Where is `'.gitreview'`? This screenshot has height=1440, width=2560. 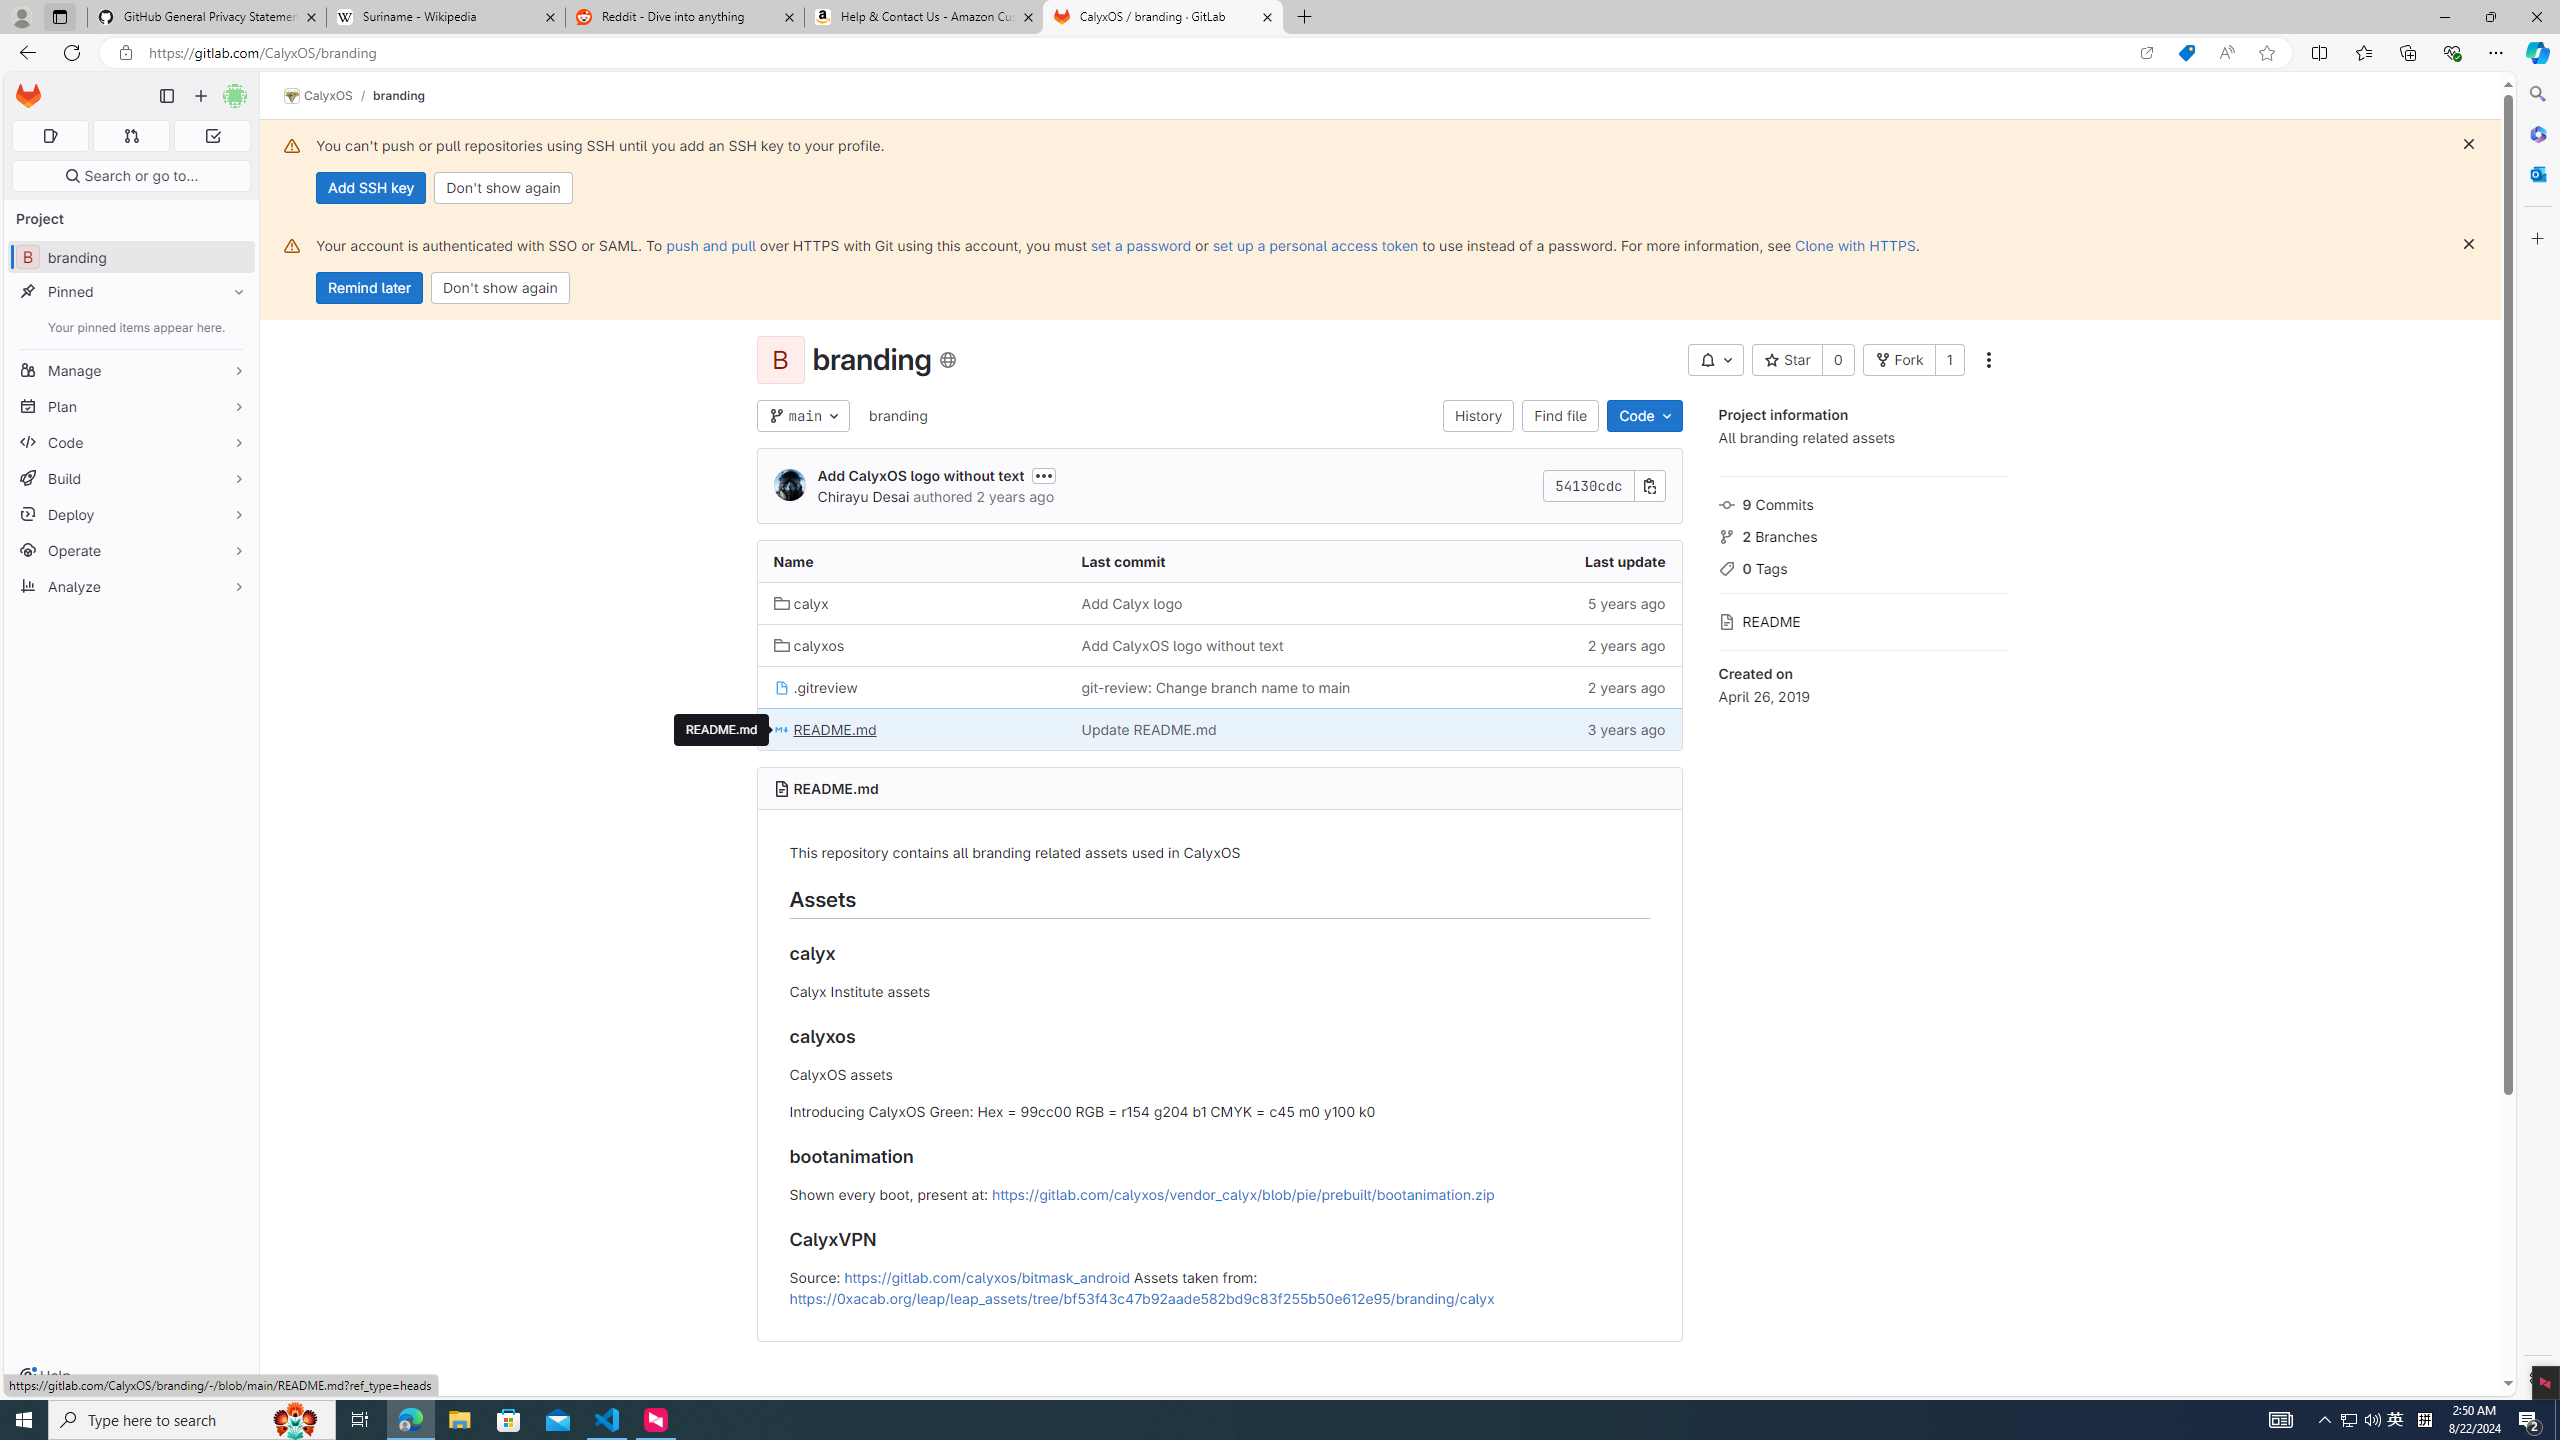
'.gitreview' is located at coordinates (910, 685).